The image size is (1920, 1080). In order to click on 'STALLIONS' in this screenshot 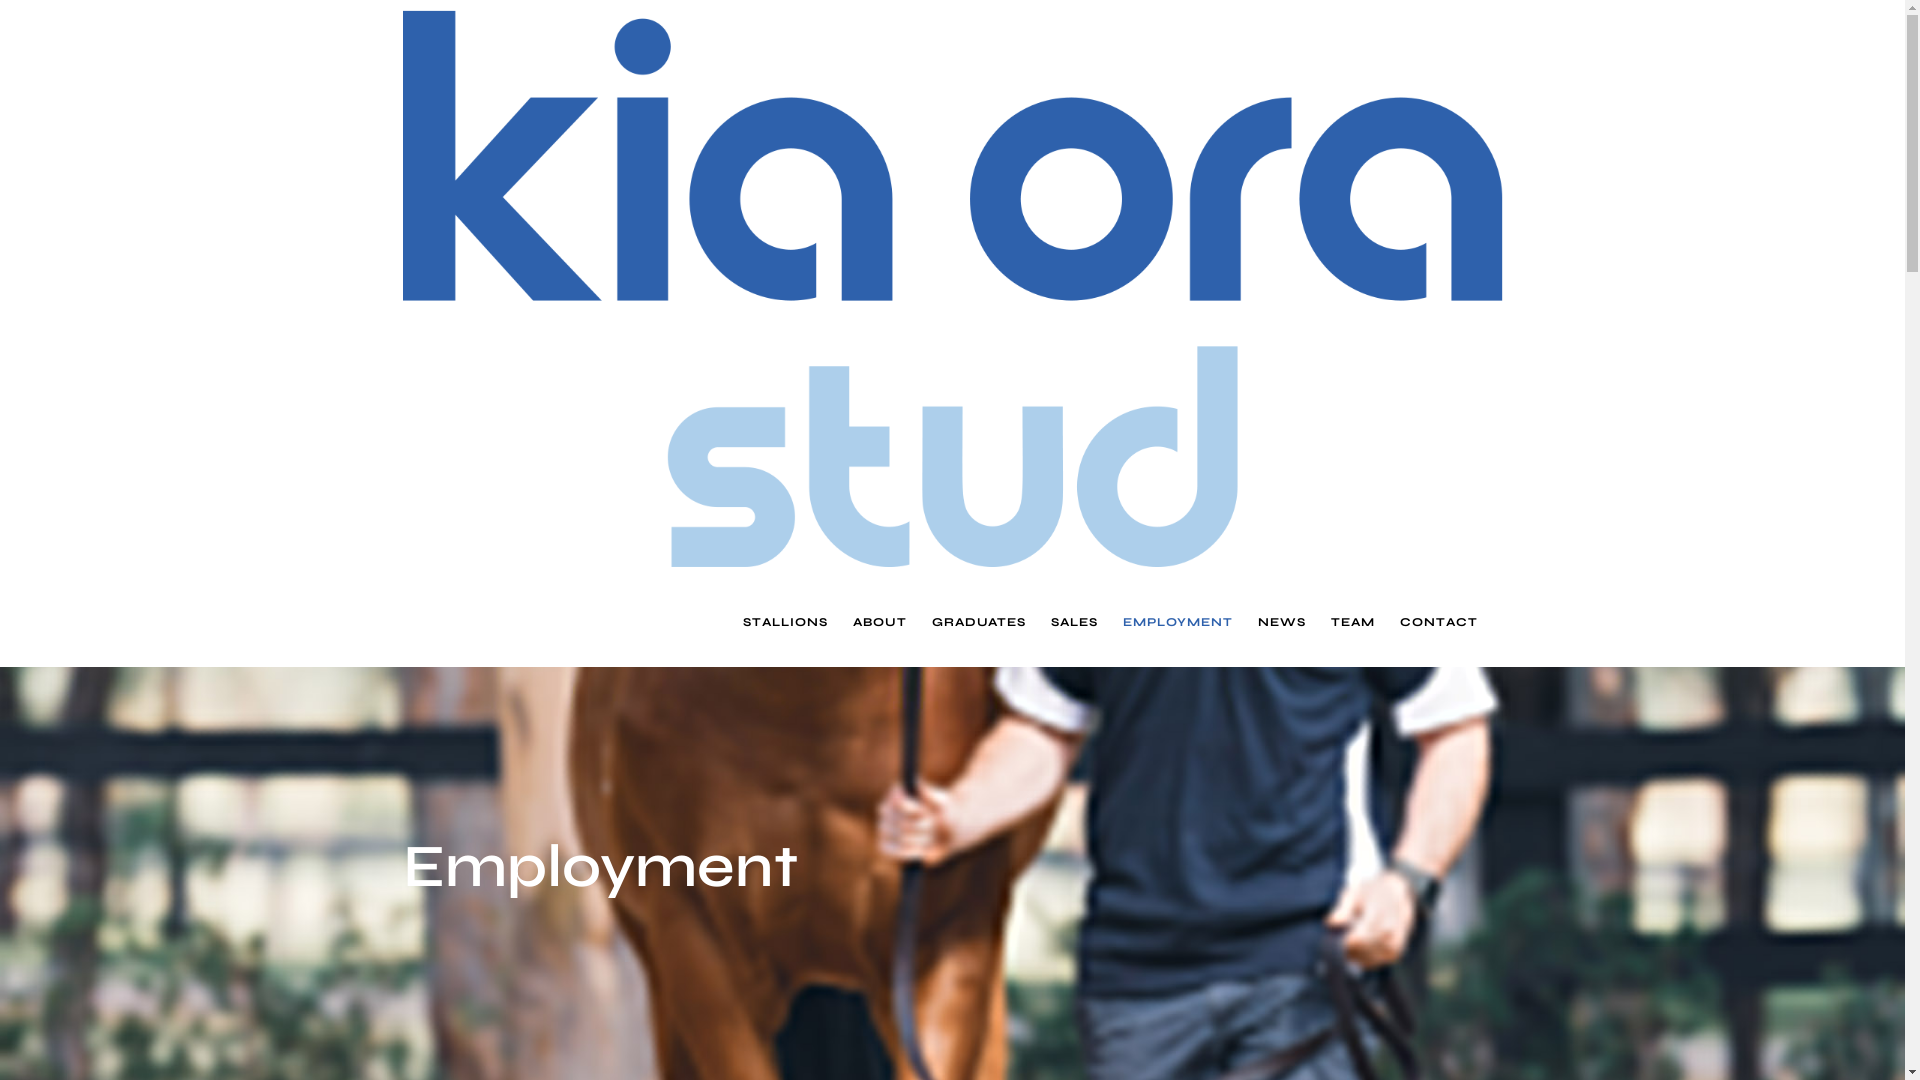, I will do `click(741, 620)`.